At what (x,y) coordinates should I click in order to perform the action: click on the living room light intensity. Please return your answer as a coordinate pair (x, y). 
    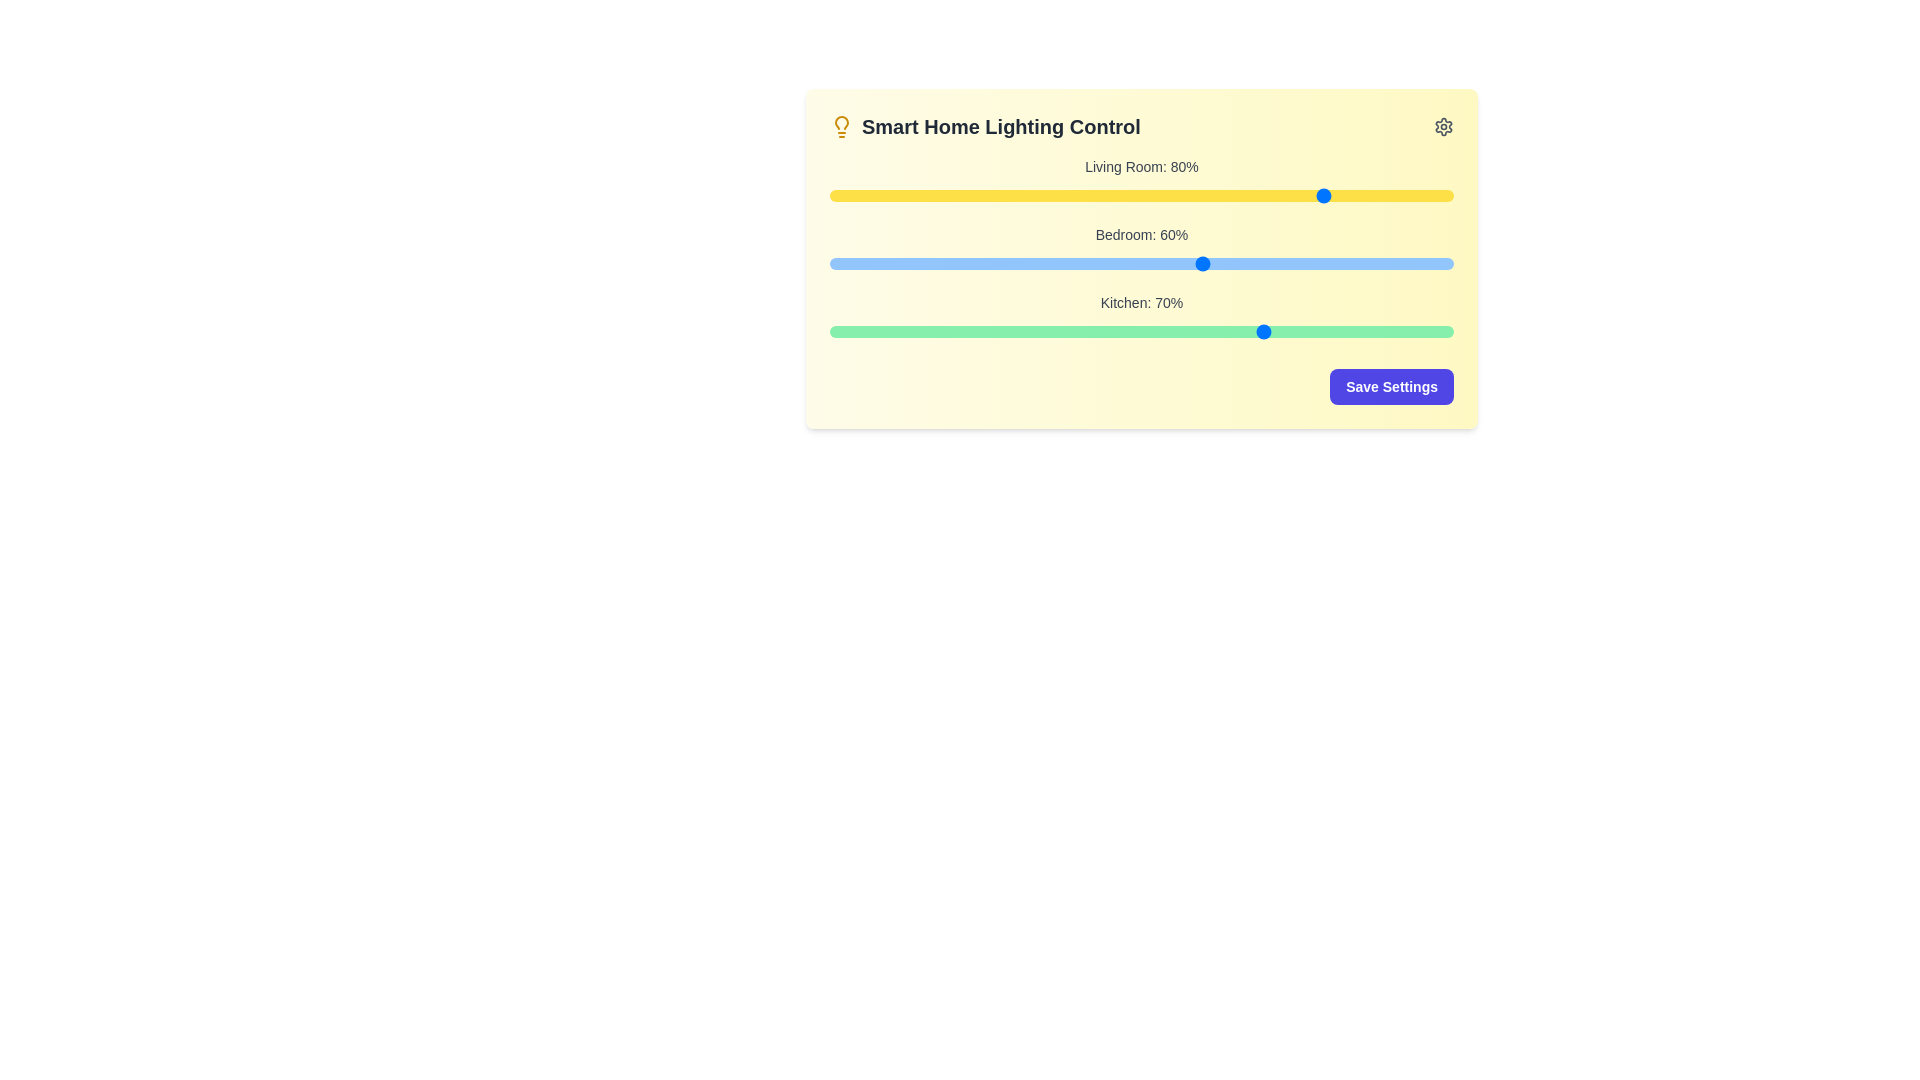
    Looking at the image, I should click on (1335, 196).